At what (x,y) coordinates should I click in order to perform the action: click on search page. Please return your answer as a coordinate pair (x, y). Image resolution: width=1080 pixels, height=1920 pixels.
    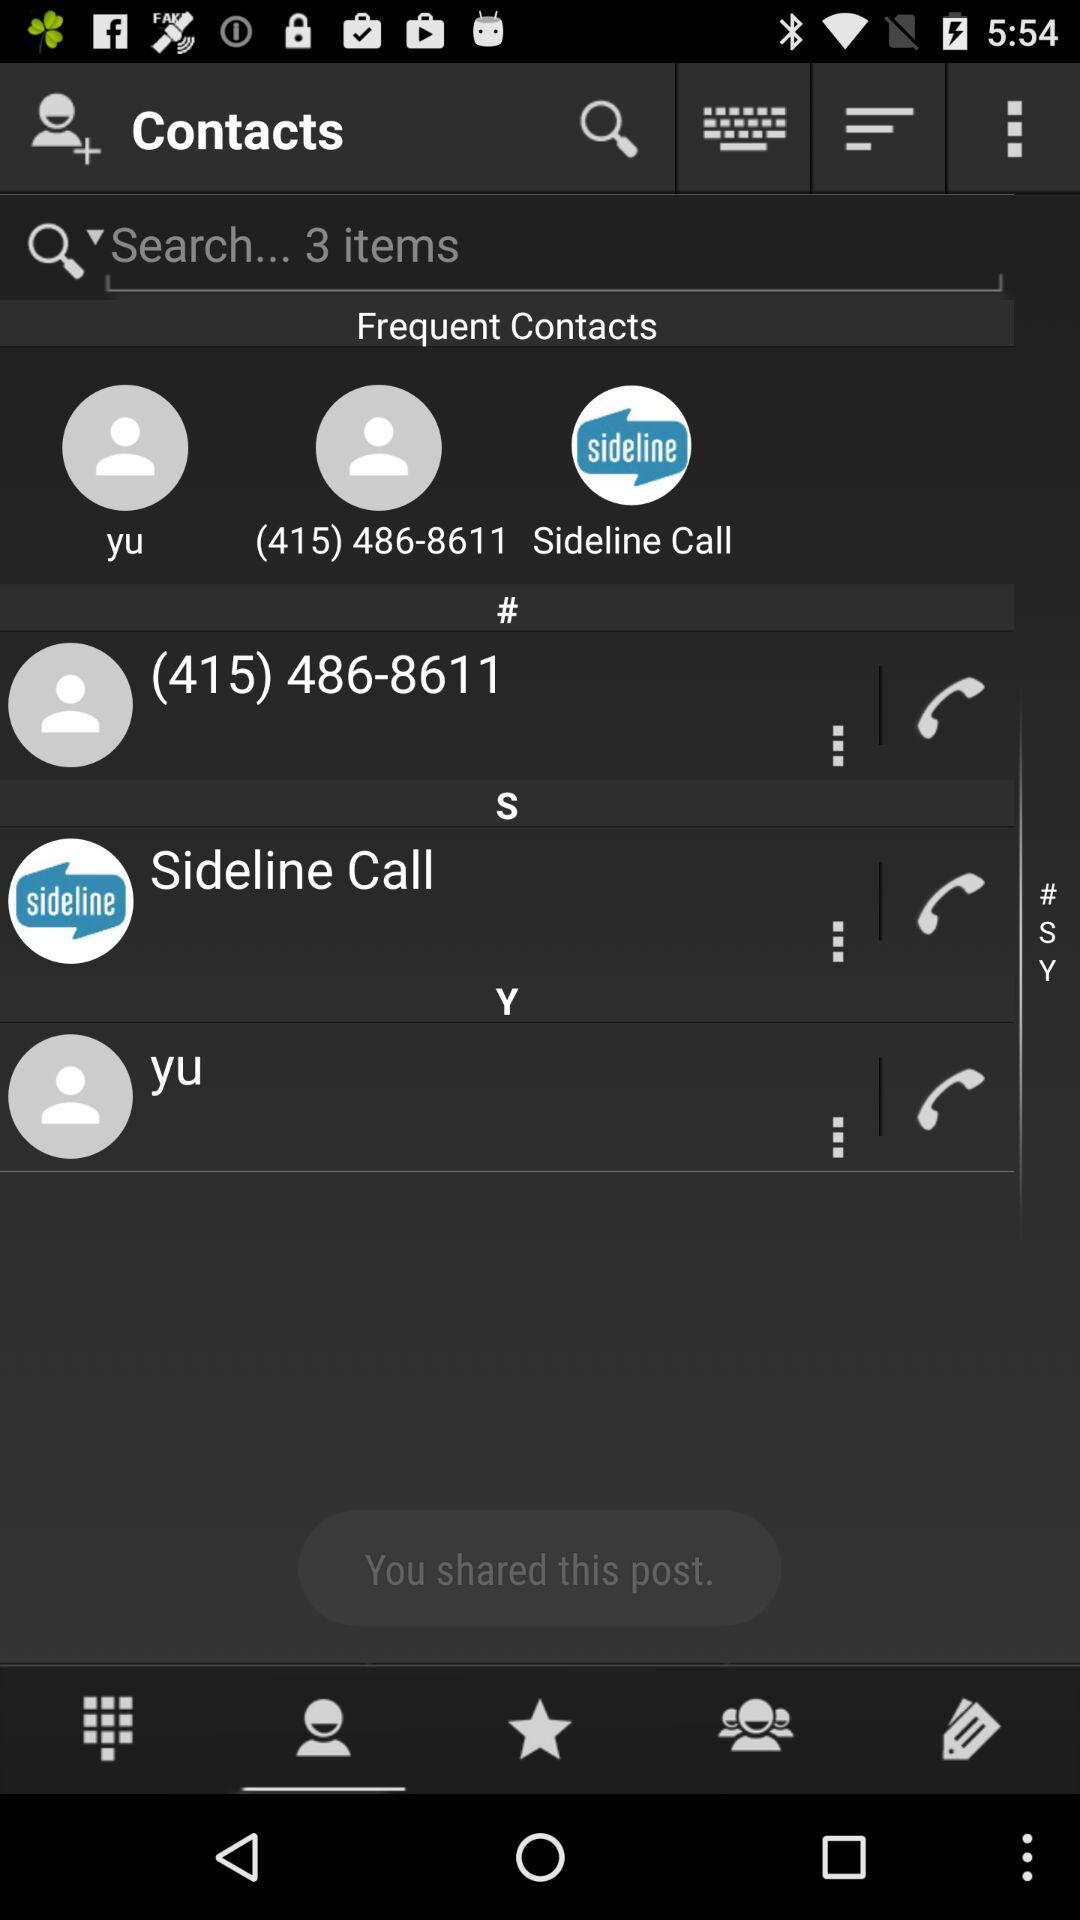
    Looking at the image, I should click on (56, 246).